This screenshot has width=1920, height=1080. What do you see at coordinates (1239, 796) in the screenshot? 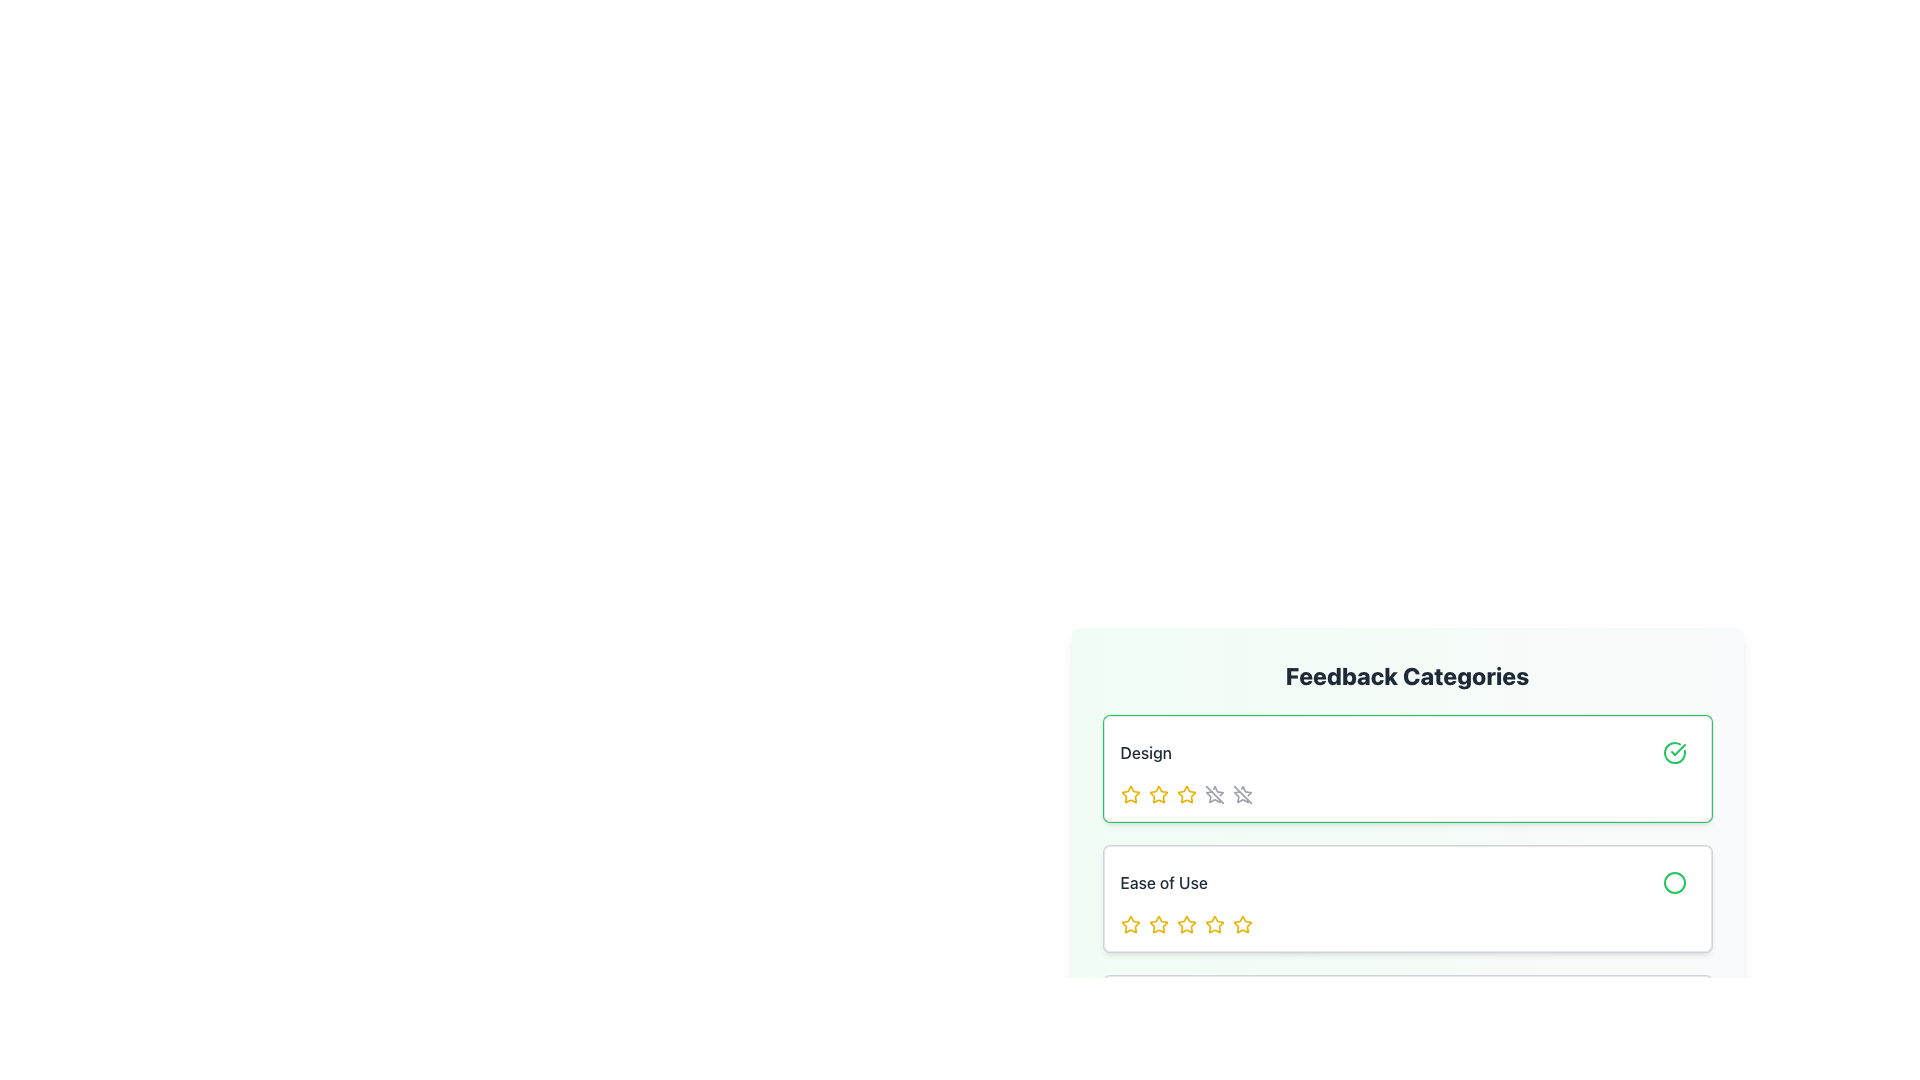
I see `the fourth star icon in the 'Design' feedback rating system, which serves as a placeholder for feedback` at bounding box center [1239, 796].